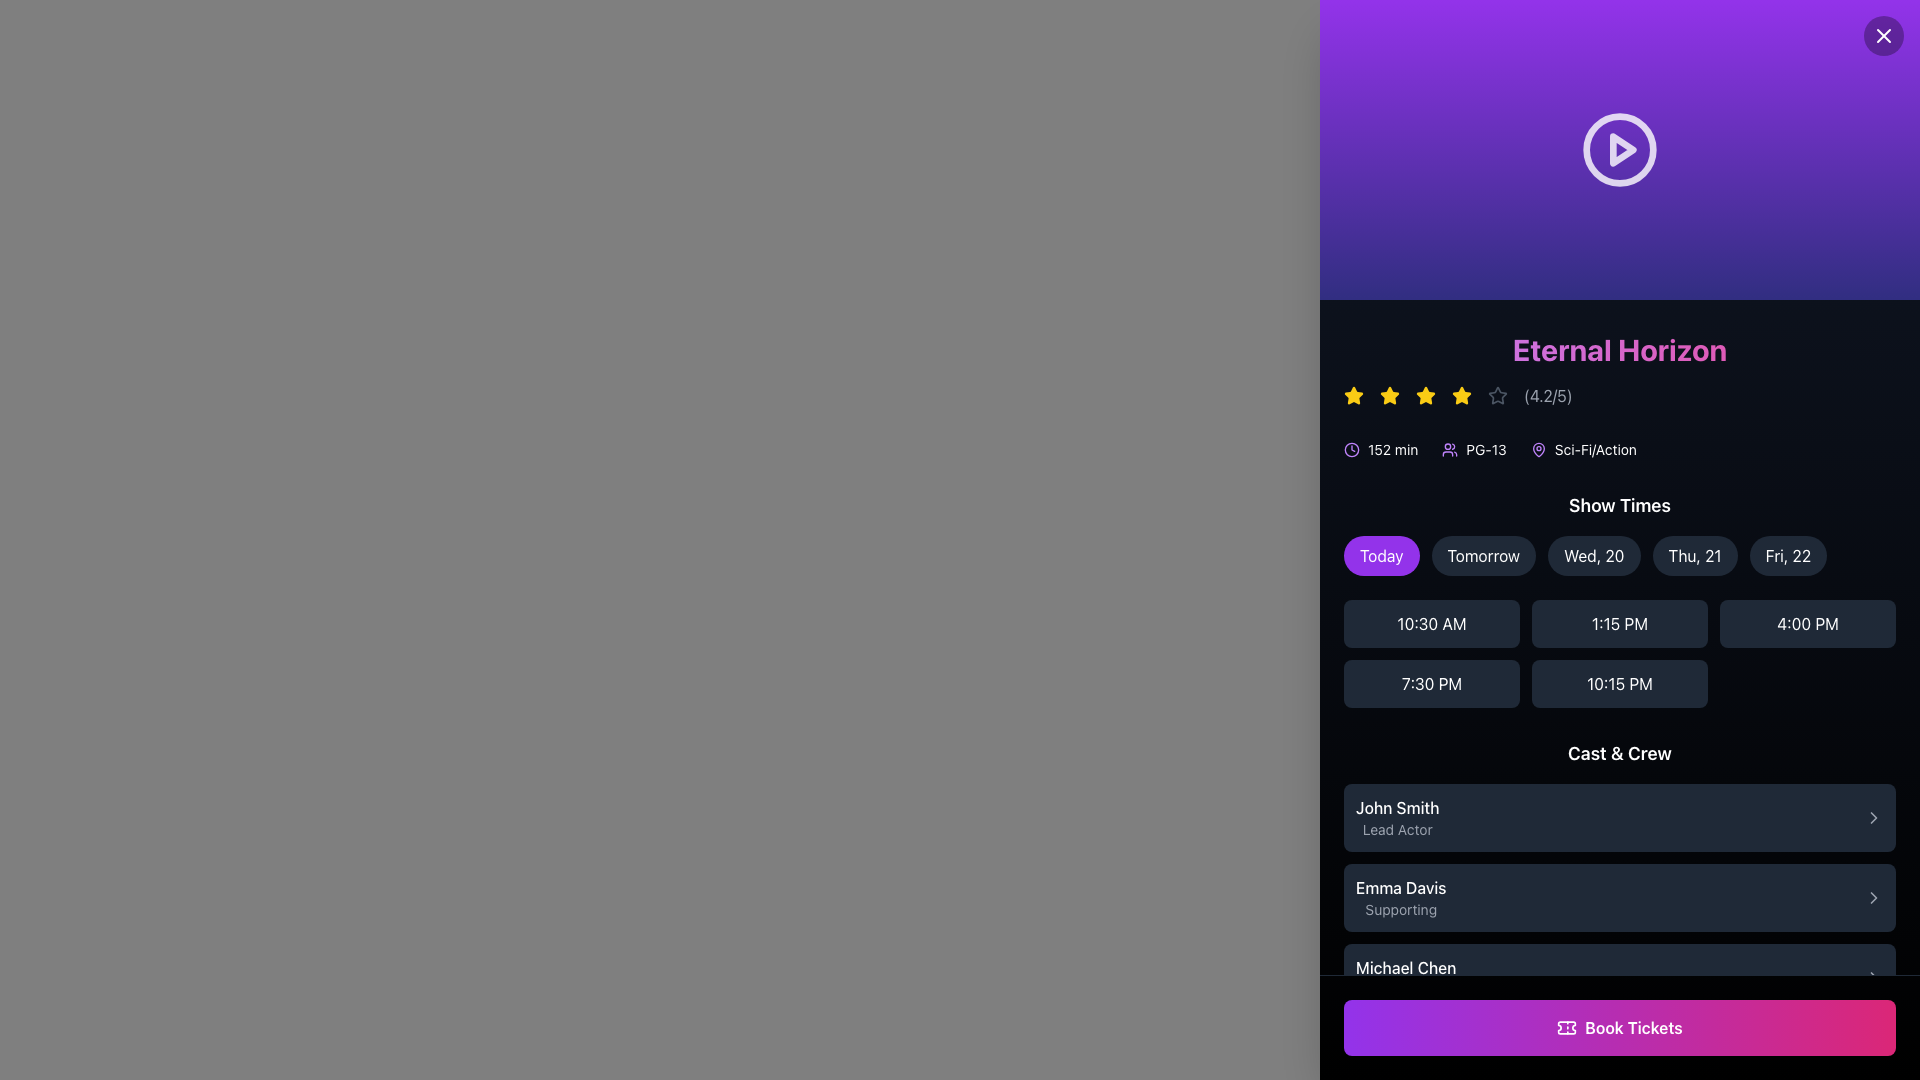  Describe the element at coordinates (1620, 370) in the screenshot. I see `the text display element for the movie 'Eternal Horizon' which features a rating score of '4.2/5' and star indicators, located near the top of the right panel` at that location.